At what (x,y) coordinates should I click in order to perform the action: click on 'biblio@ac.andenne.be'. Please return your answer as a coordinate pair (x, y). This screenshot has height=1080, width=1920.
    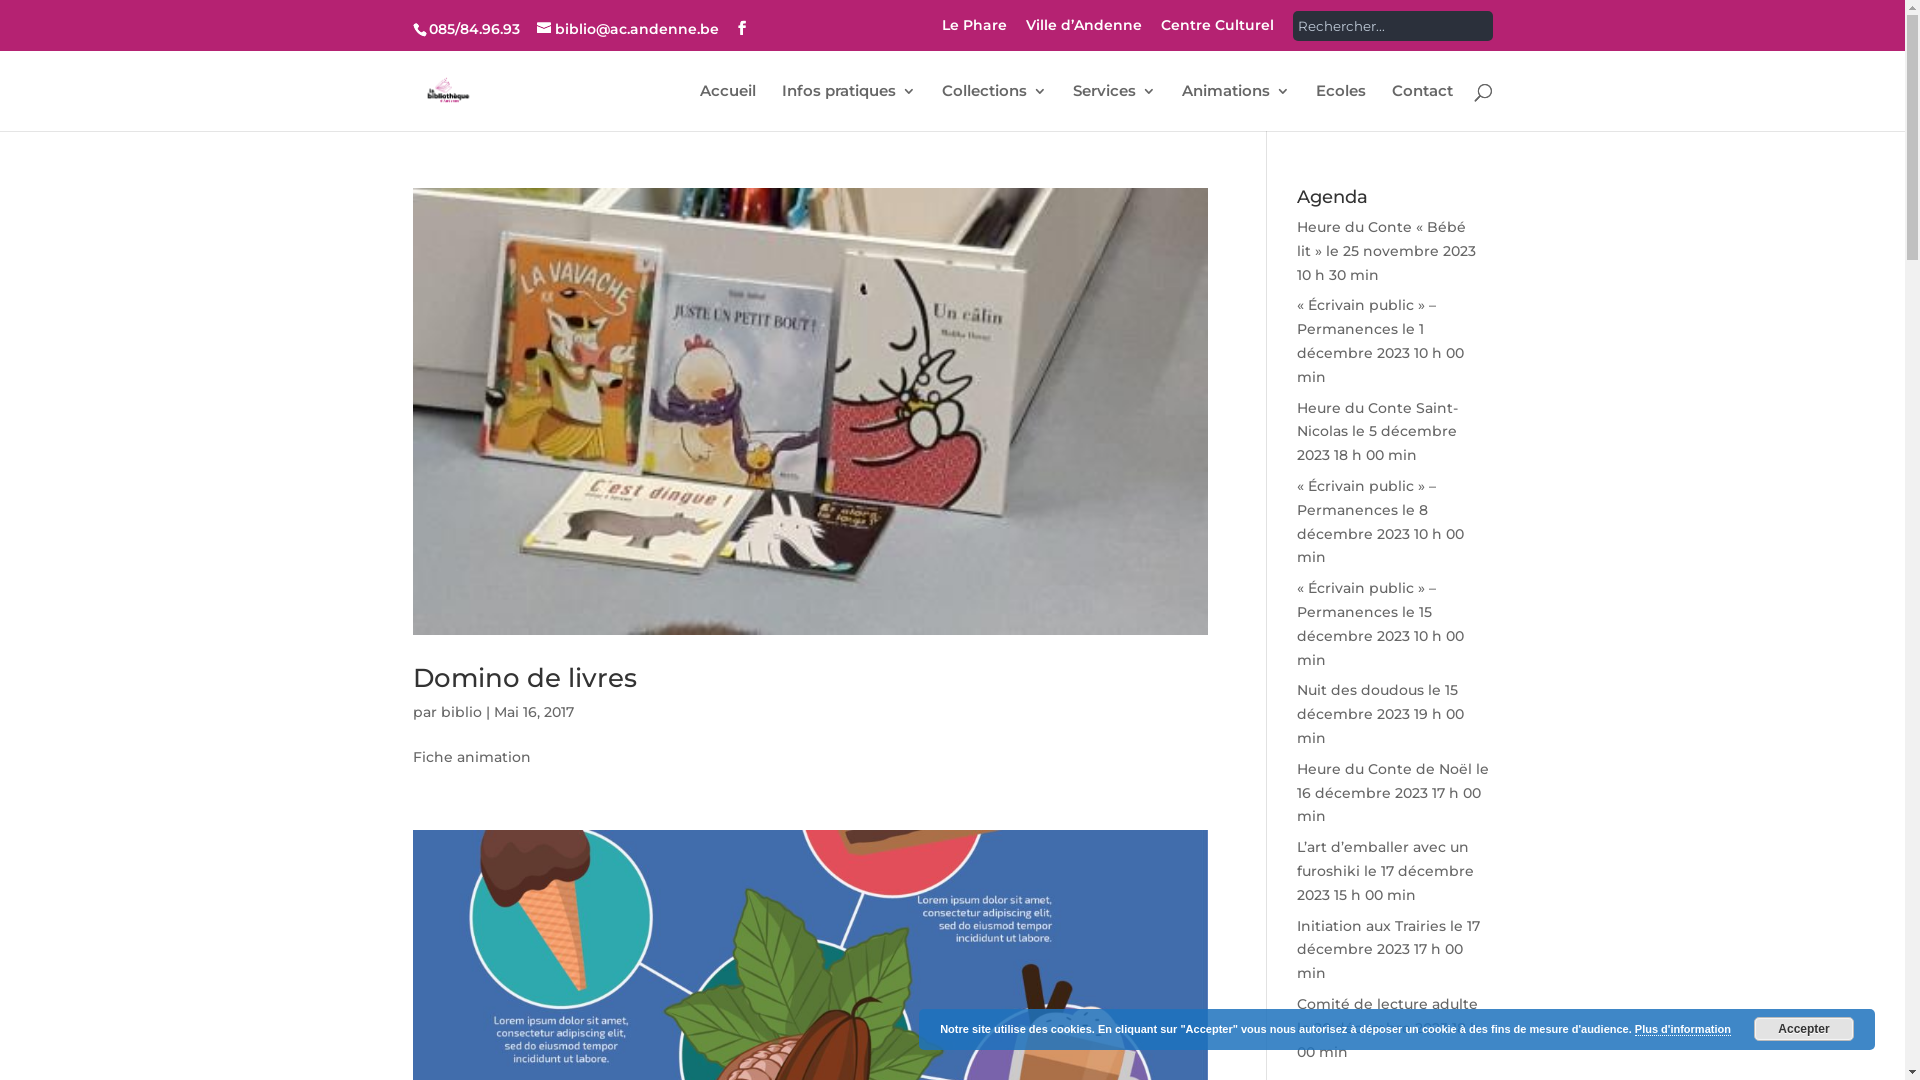
    Looking at the image, I should click on (626, 29).